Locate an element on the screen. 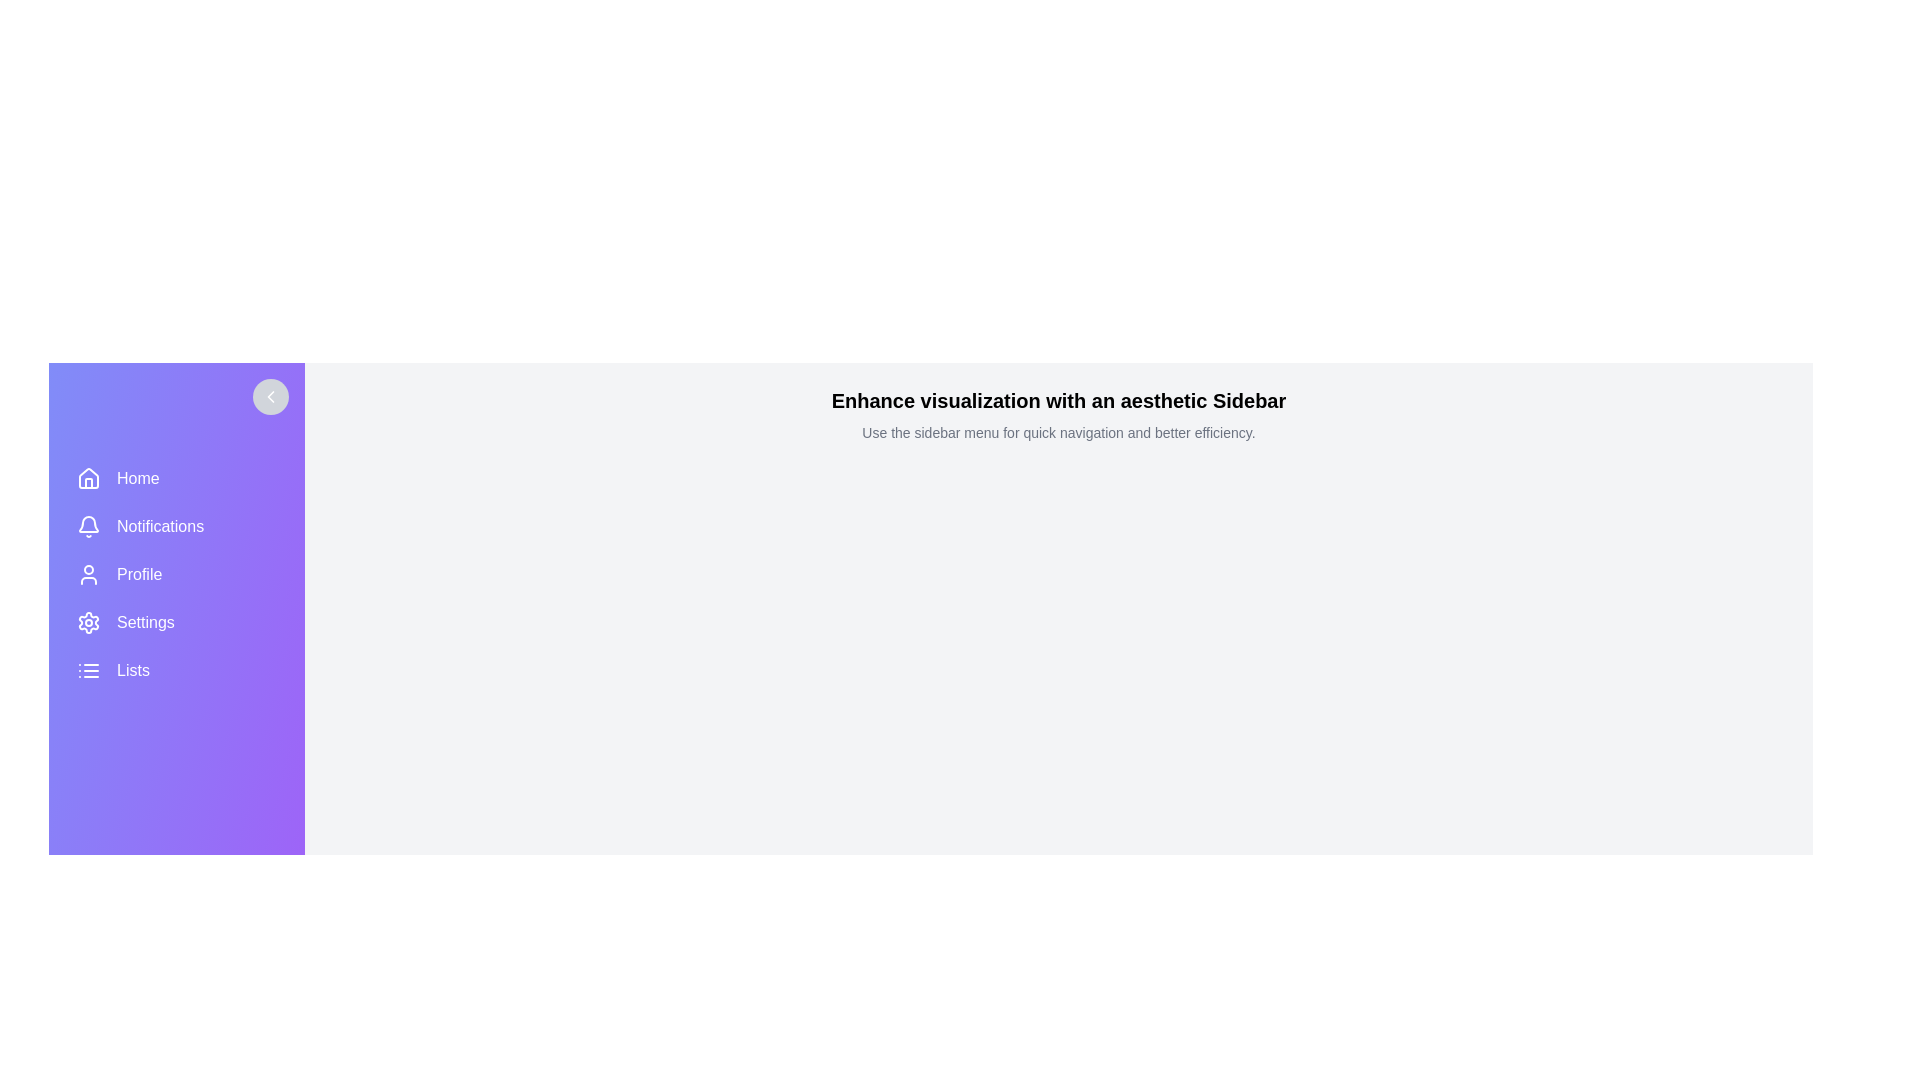  the menu item Home to reveal its label is located at coordinates (177, 478).